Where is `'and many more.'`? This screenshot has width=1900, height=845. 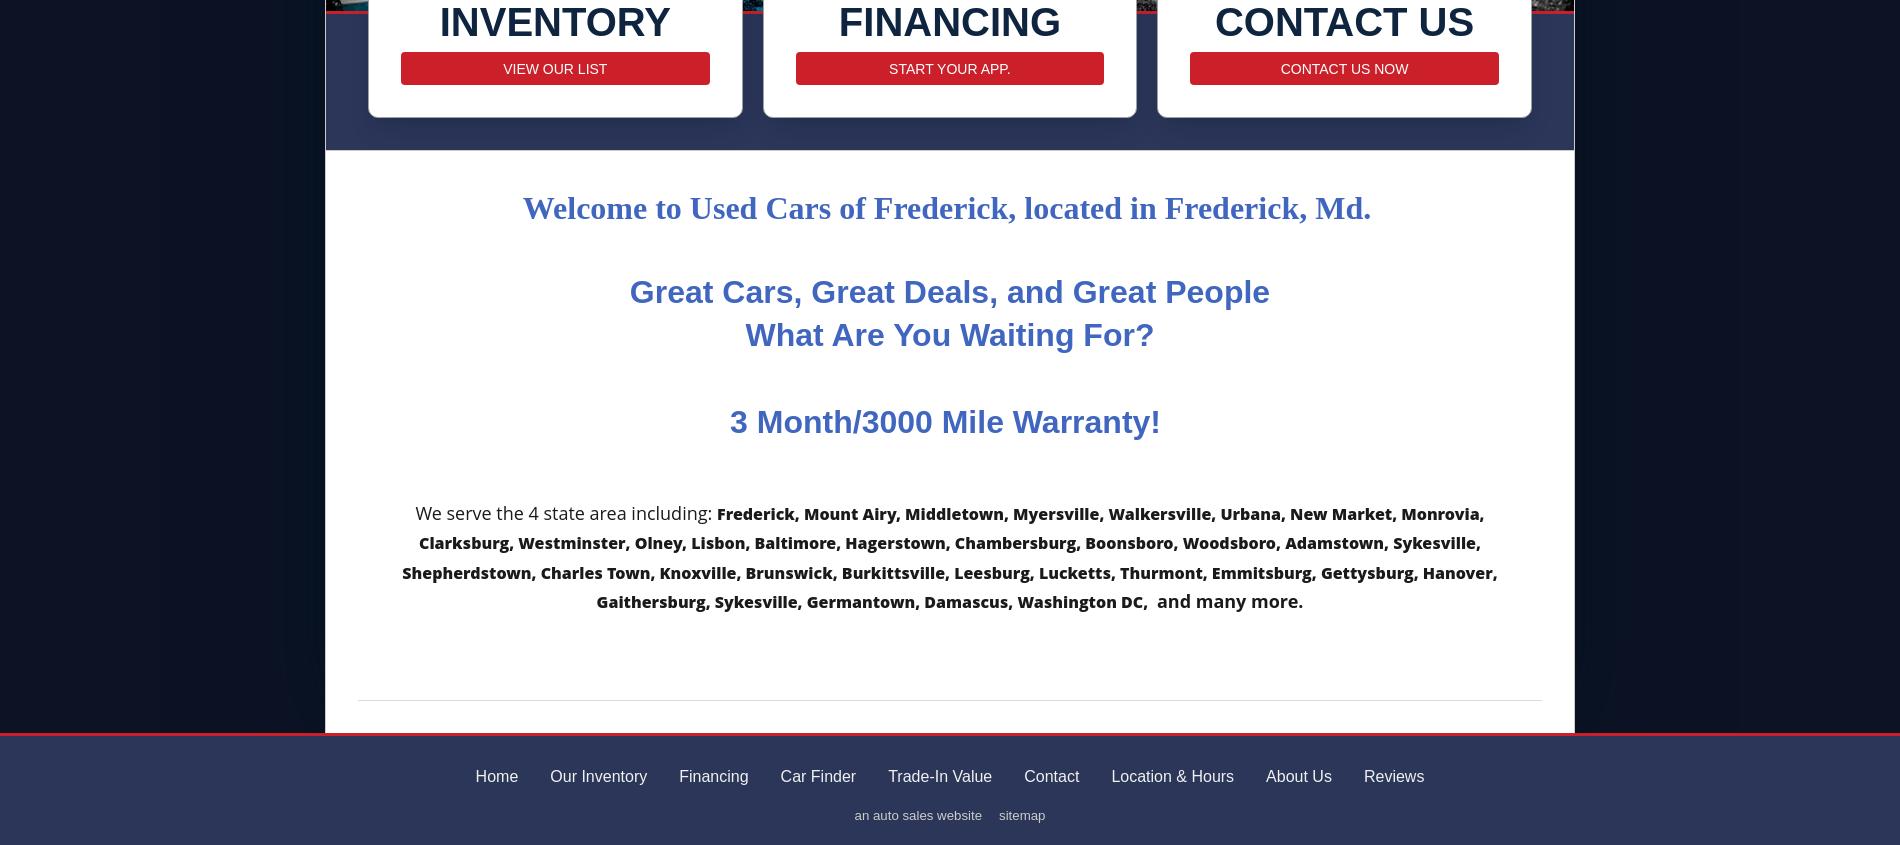
'and many more.' is located at coordinates (1228, 600).